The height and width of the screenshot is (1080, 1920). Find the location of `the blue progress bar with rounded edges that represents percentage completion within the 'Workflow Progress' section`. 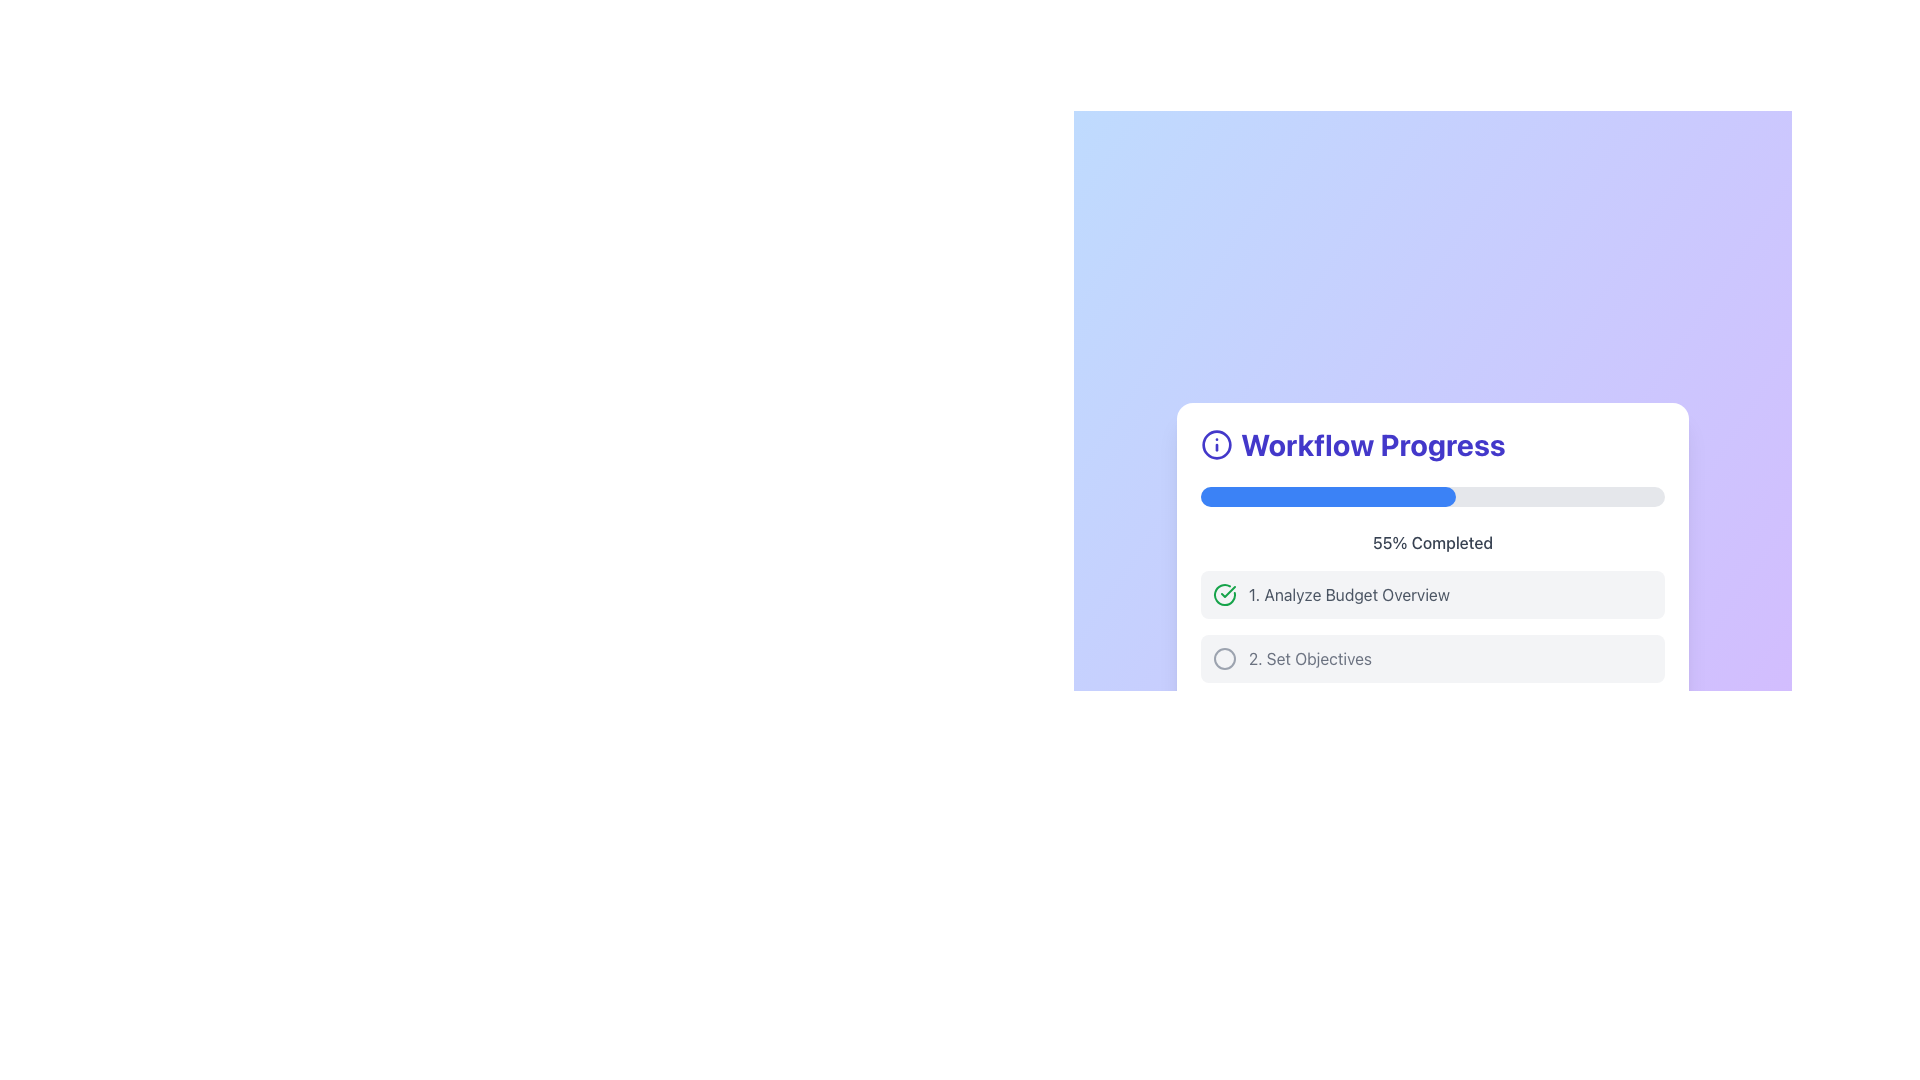

the blue progress bar with rounded edges that represents percentage completion within the 'Workflow Progress' section is located at coordinates (1328, 496).